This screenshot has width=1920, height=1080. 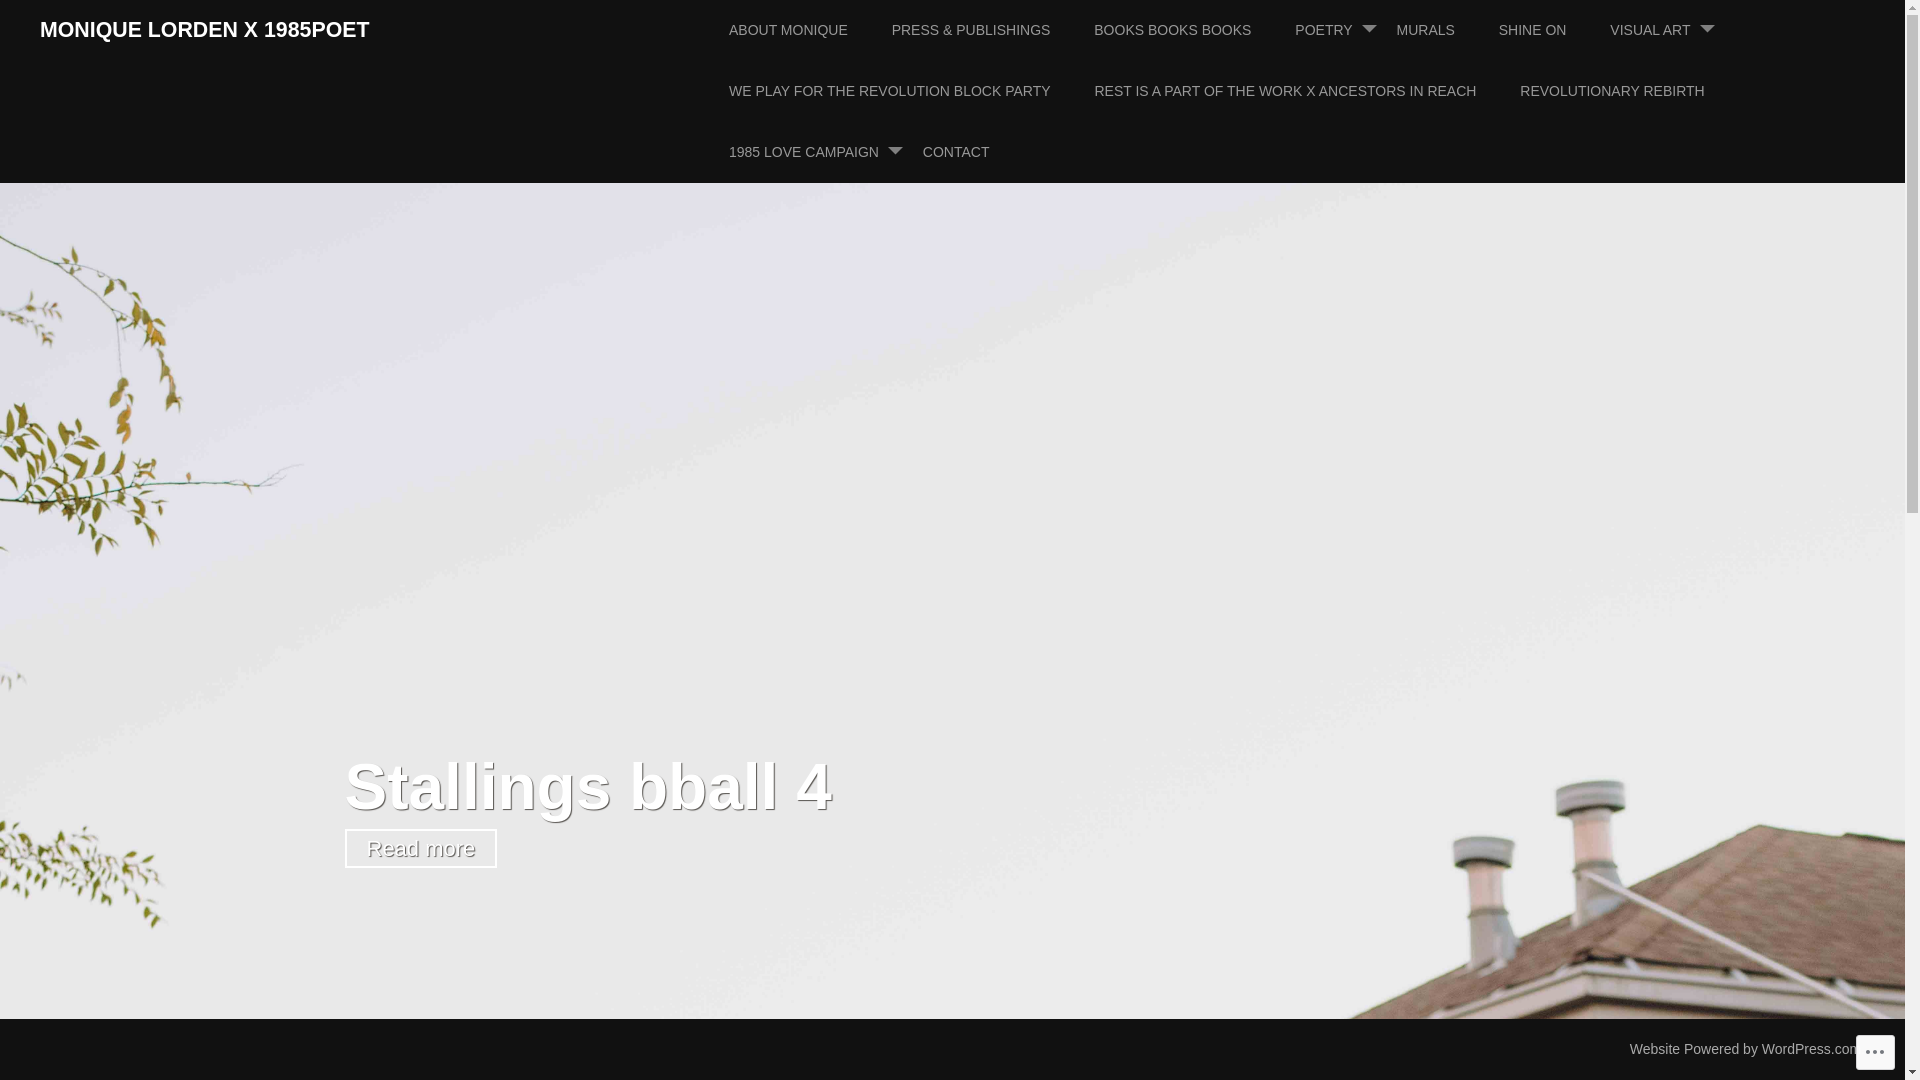 What do you see at coordinates (1305, 91) in the screenshot?
I see `'REST IS A PART OF THE WORK X ANCESTORS IN REACH'` at bounding box center [1305, 91].